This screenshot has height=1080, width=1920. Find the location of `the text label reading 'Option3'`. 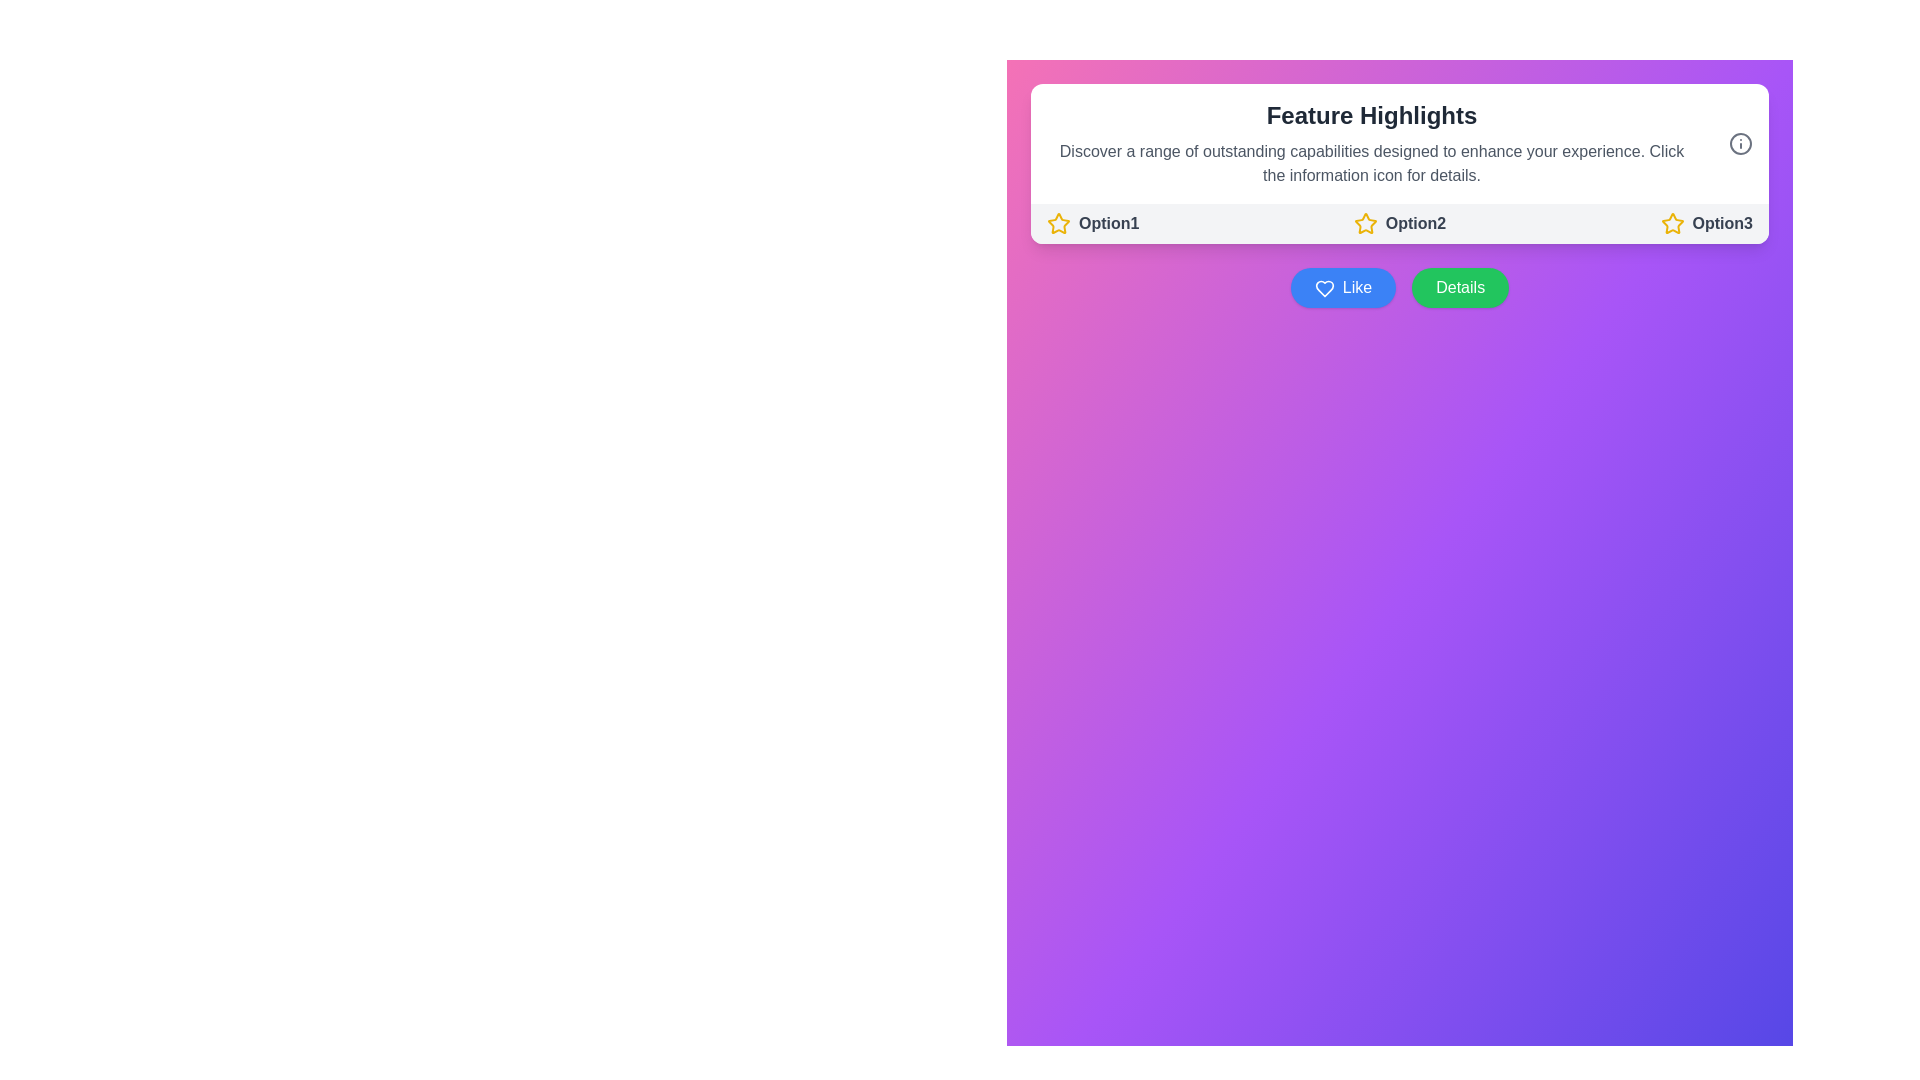

the text label reading 'Option3' is located at coordinates (1721, 223).